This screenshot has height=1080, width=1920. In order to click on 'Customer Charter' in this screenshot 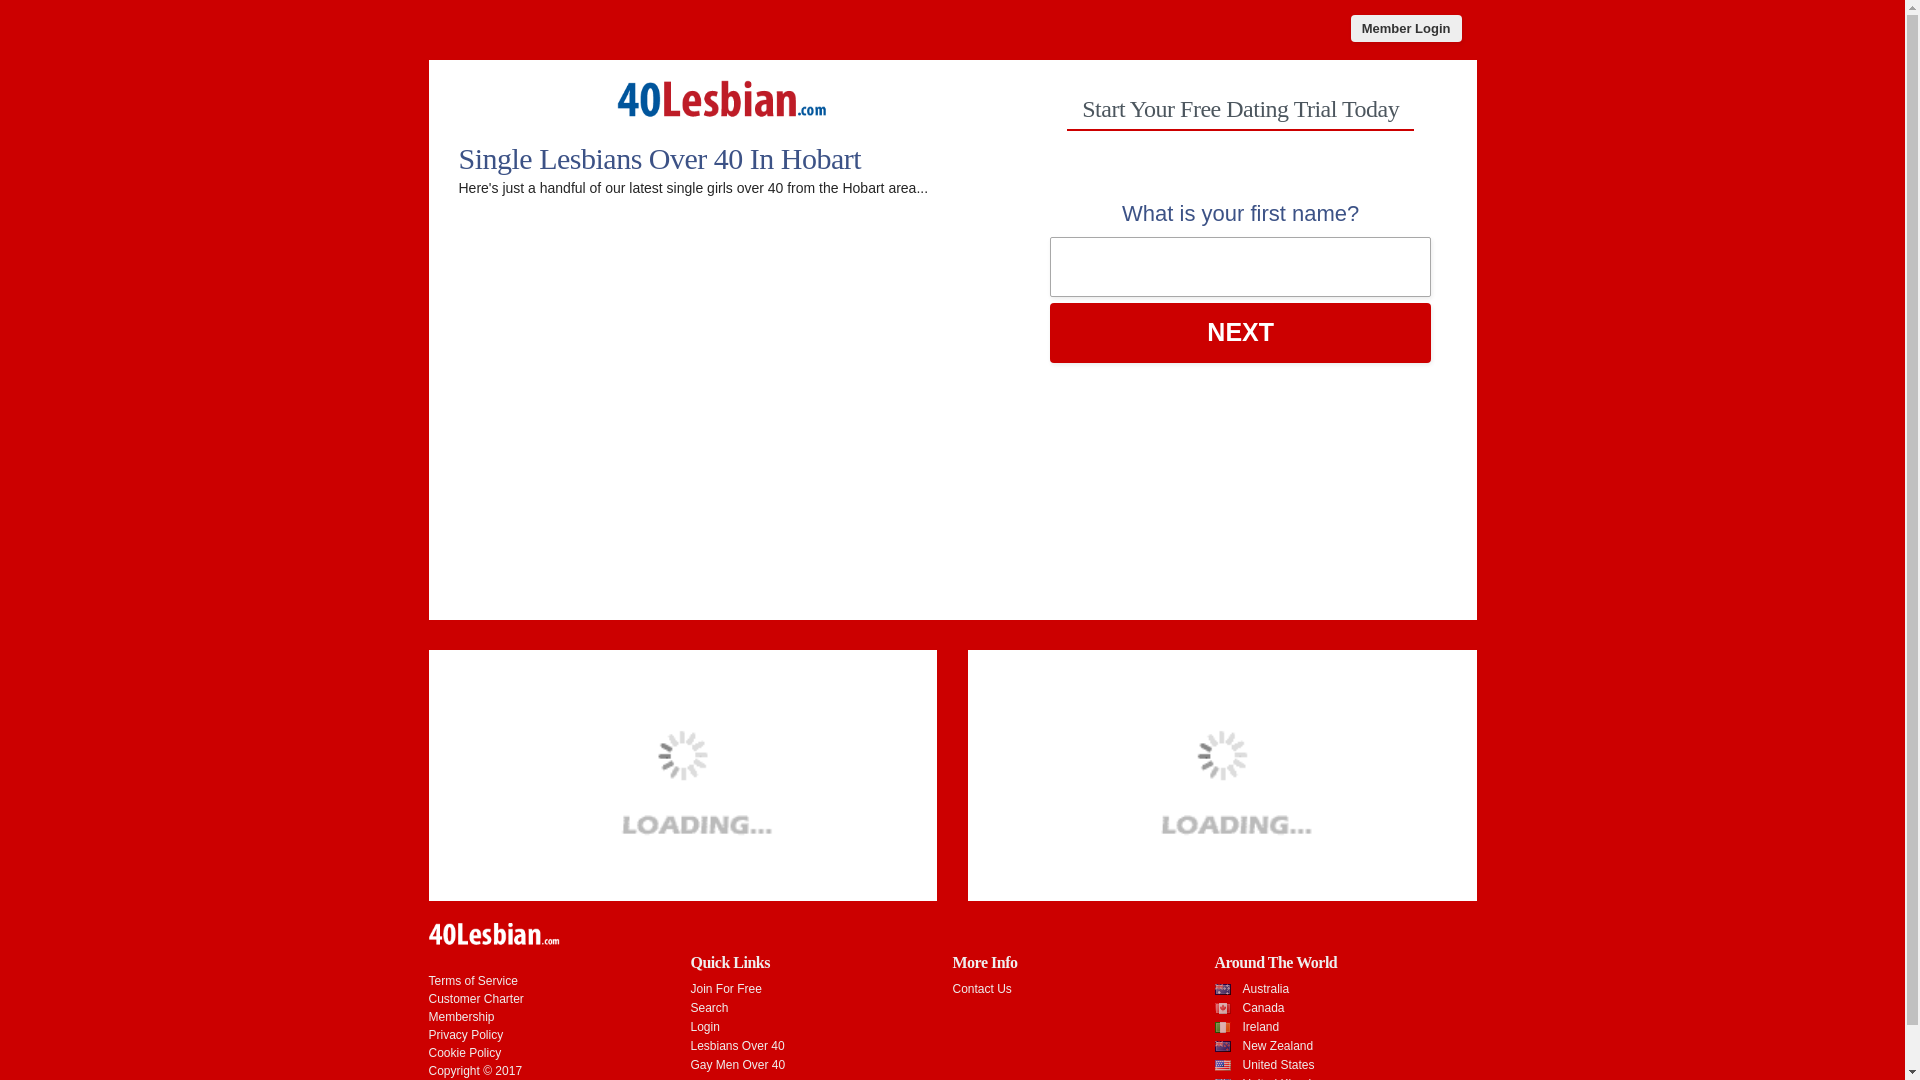, I will do `click(474, 999)`.